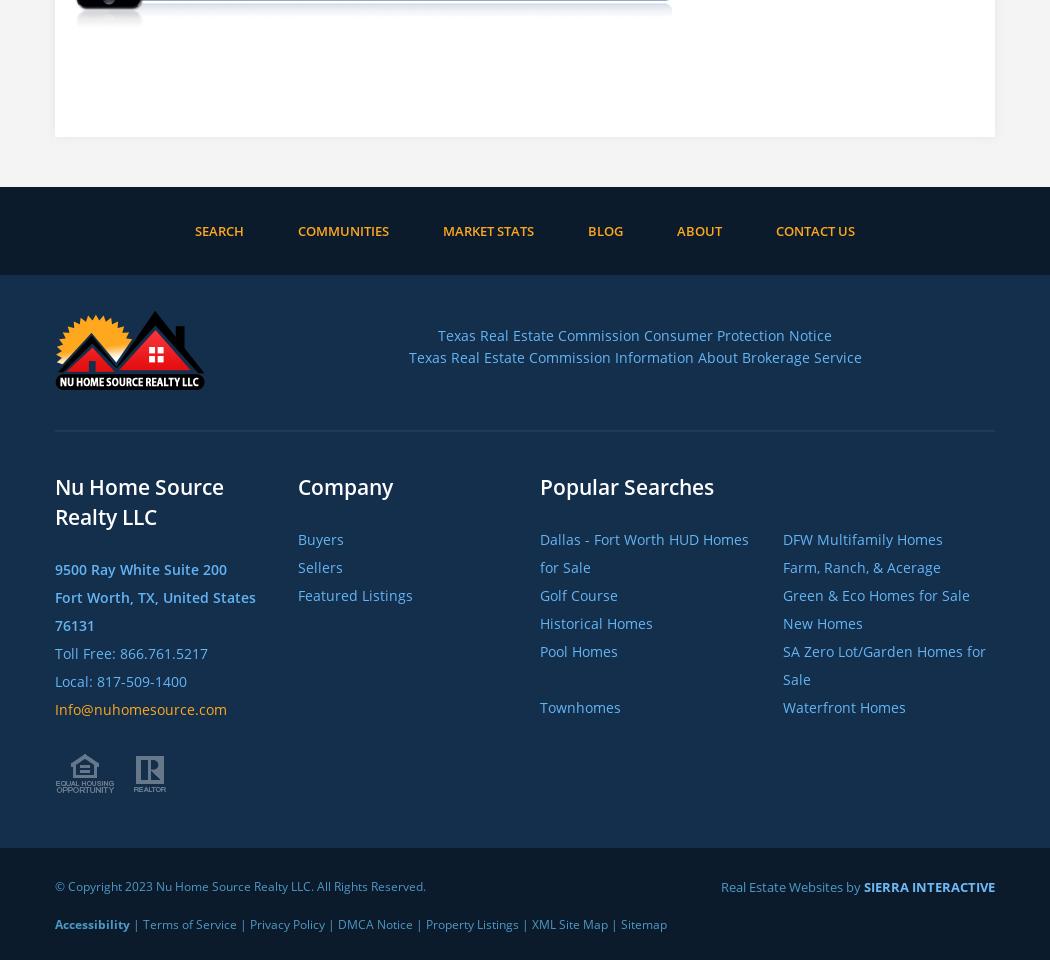 This screenshot has width=1050, height=960. Describe the element at coordinates (472, 923) in the screenshot. I see `'Property Listings'` at that location.